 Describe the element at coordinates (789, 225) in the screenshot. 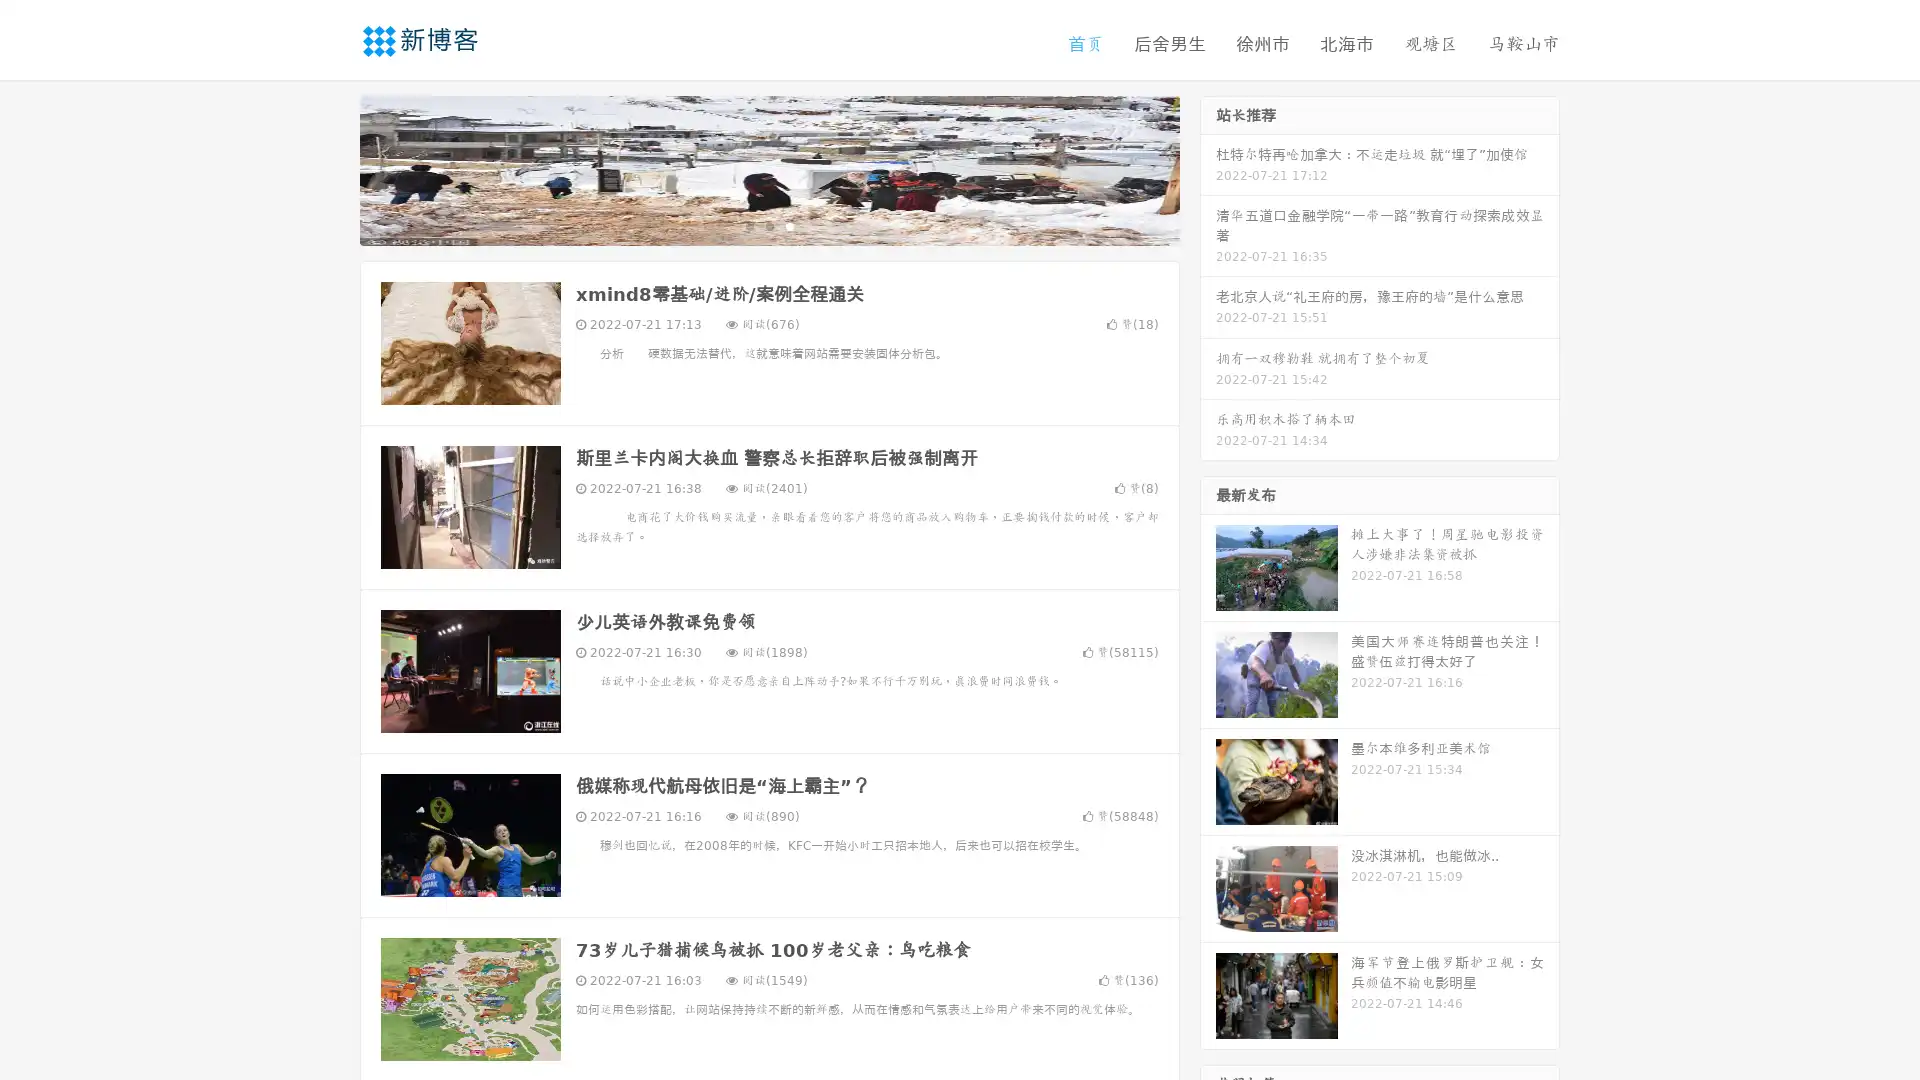

I see `Go to slide 3` at that location.